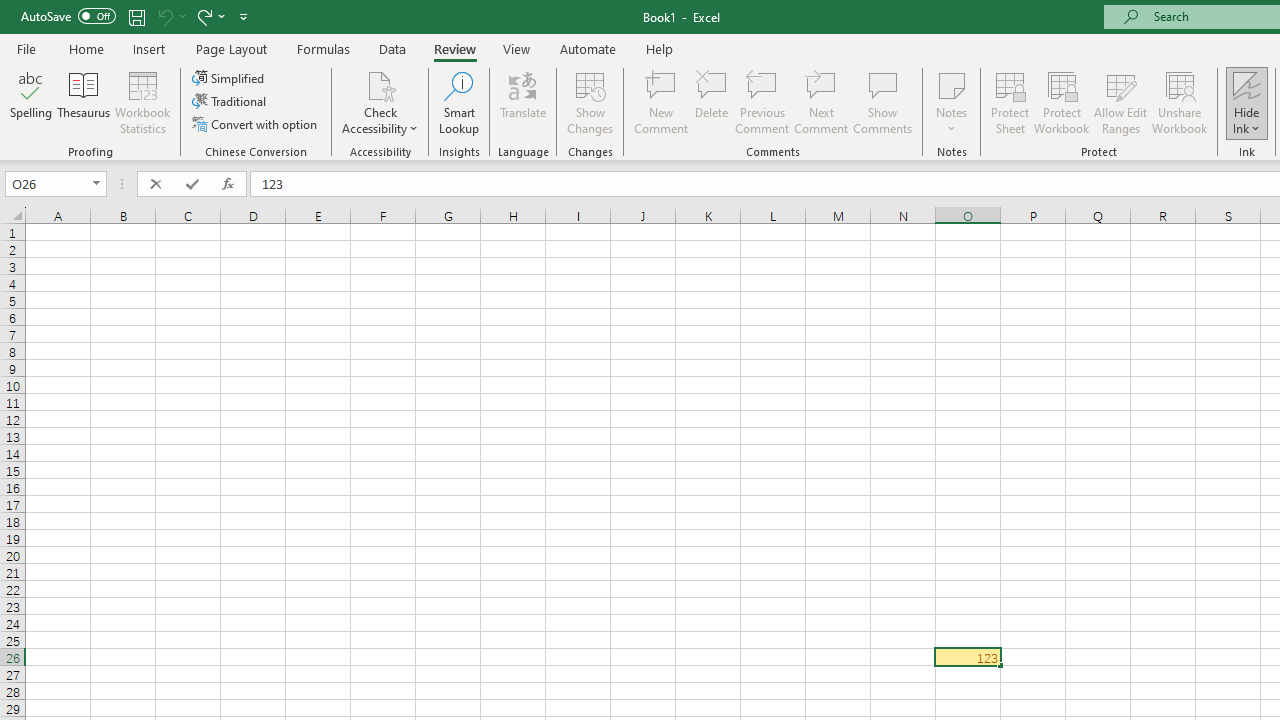 The image size is (1280, 720). I want to click on 'Quick Access Toolbar', so click(135, 16).